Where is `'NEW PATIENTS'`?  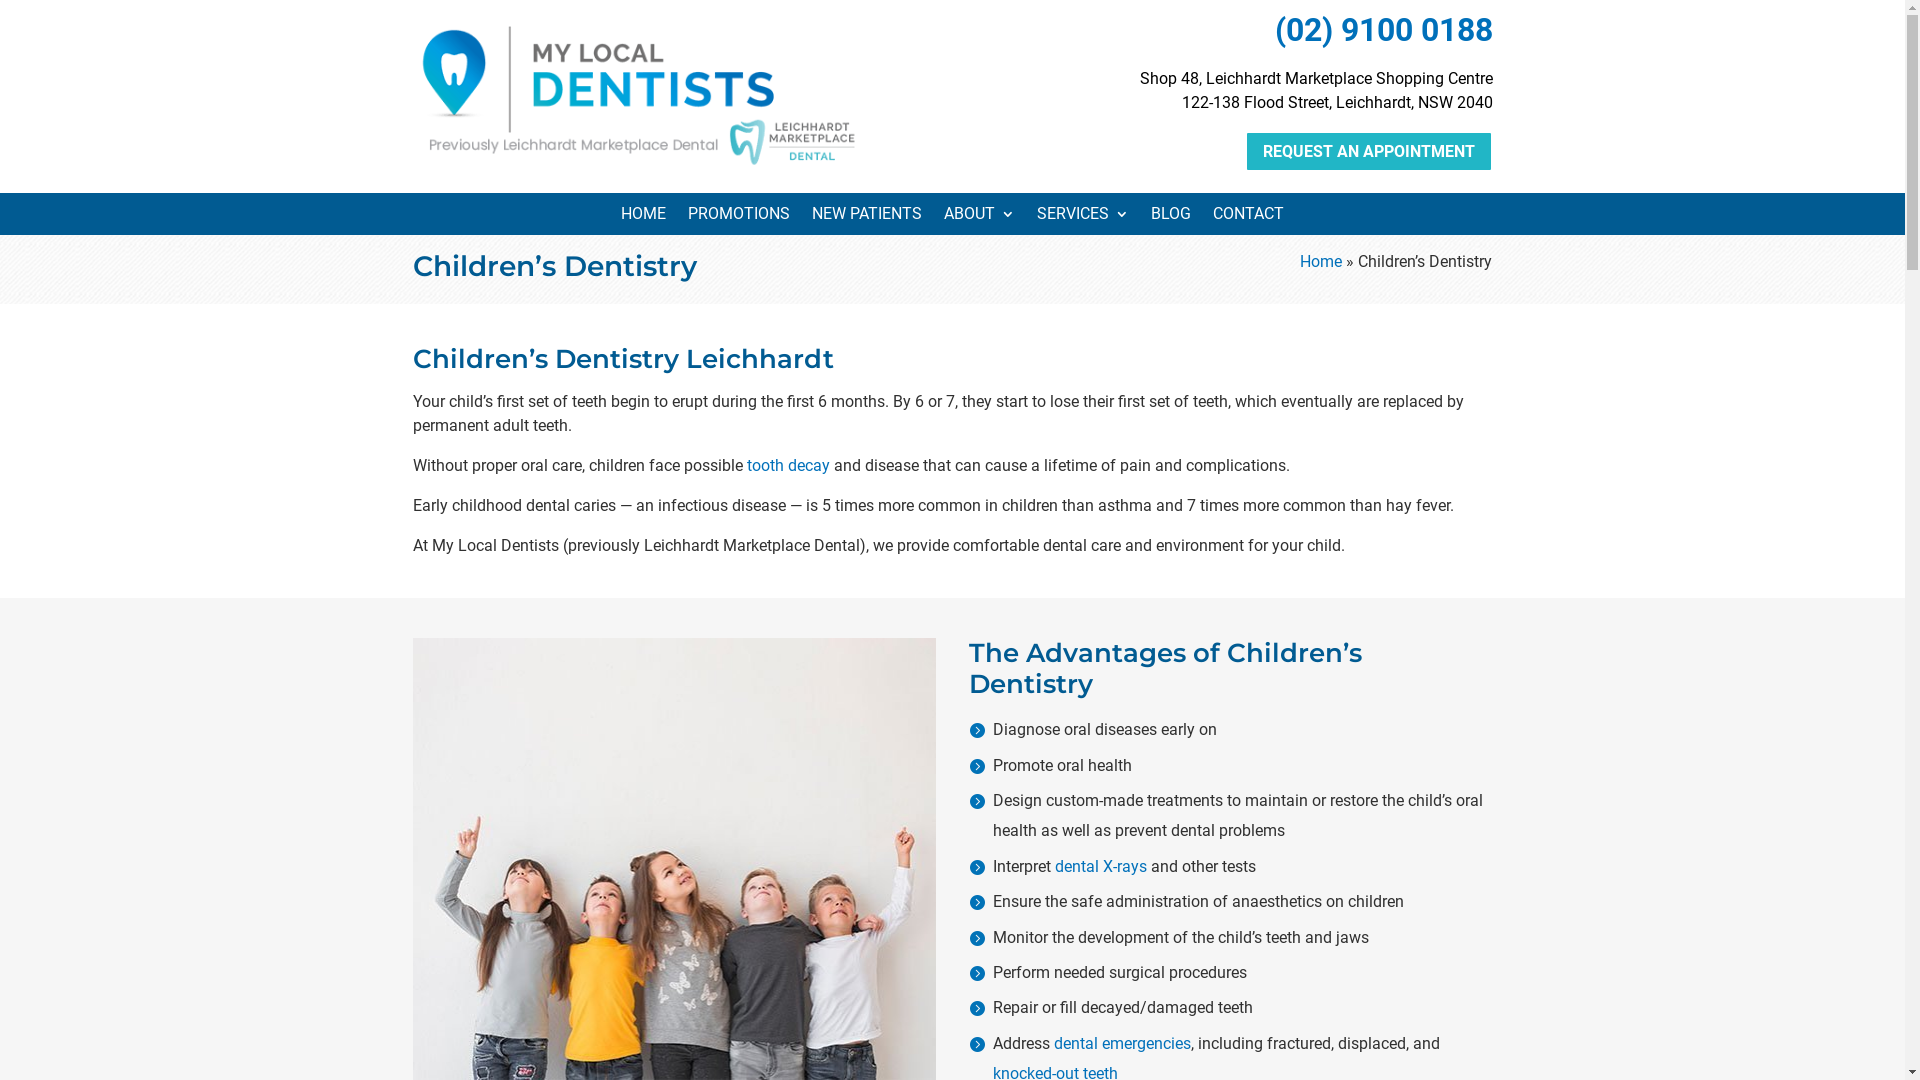
'NEW PATIENTS' is located at coordinates (811, 218).